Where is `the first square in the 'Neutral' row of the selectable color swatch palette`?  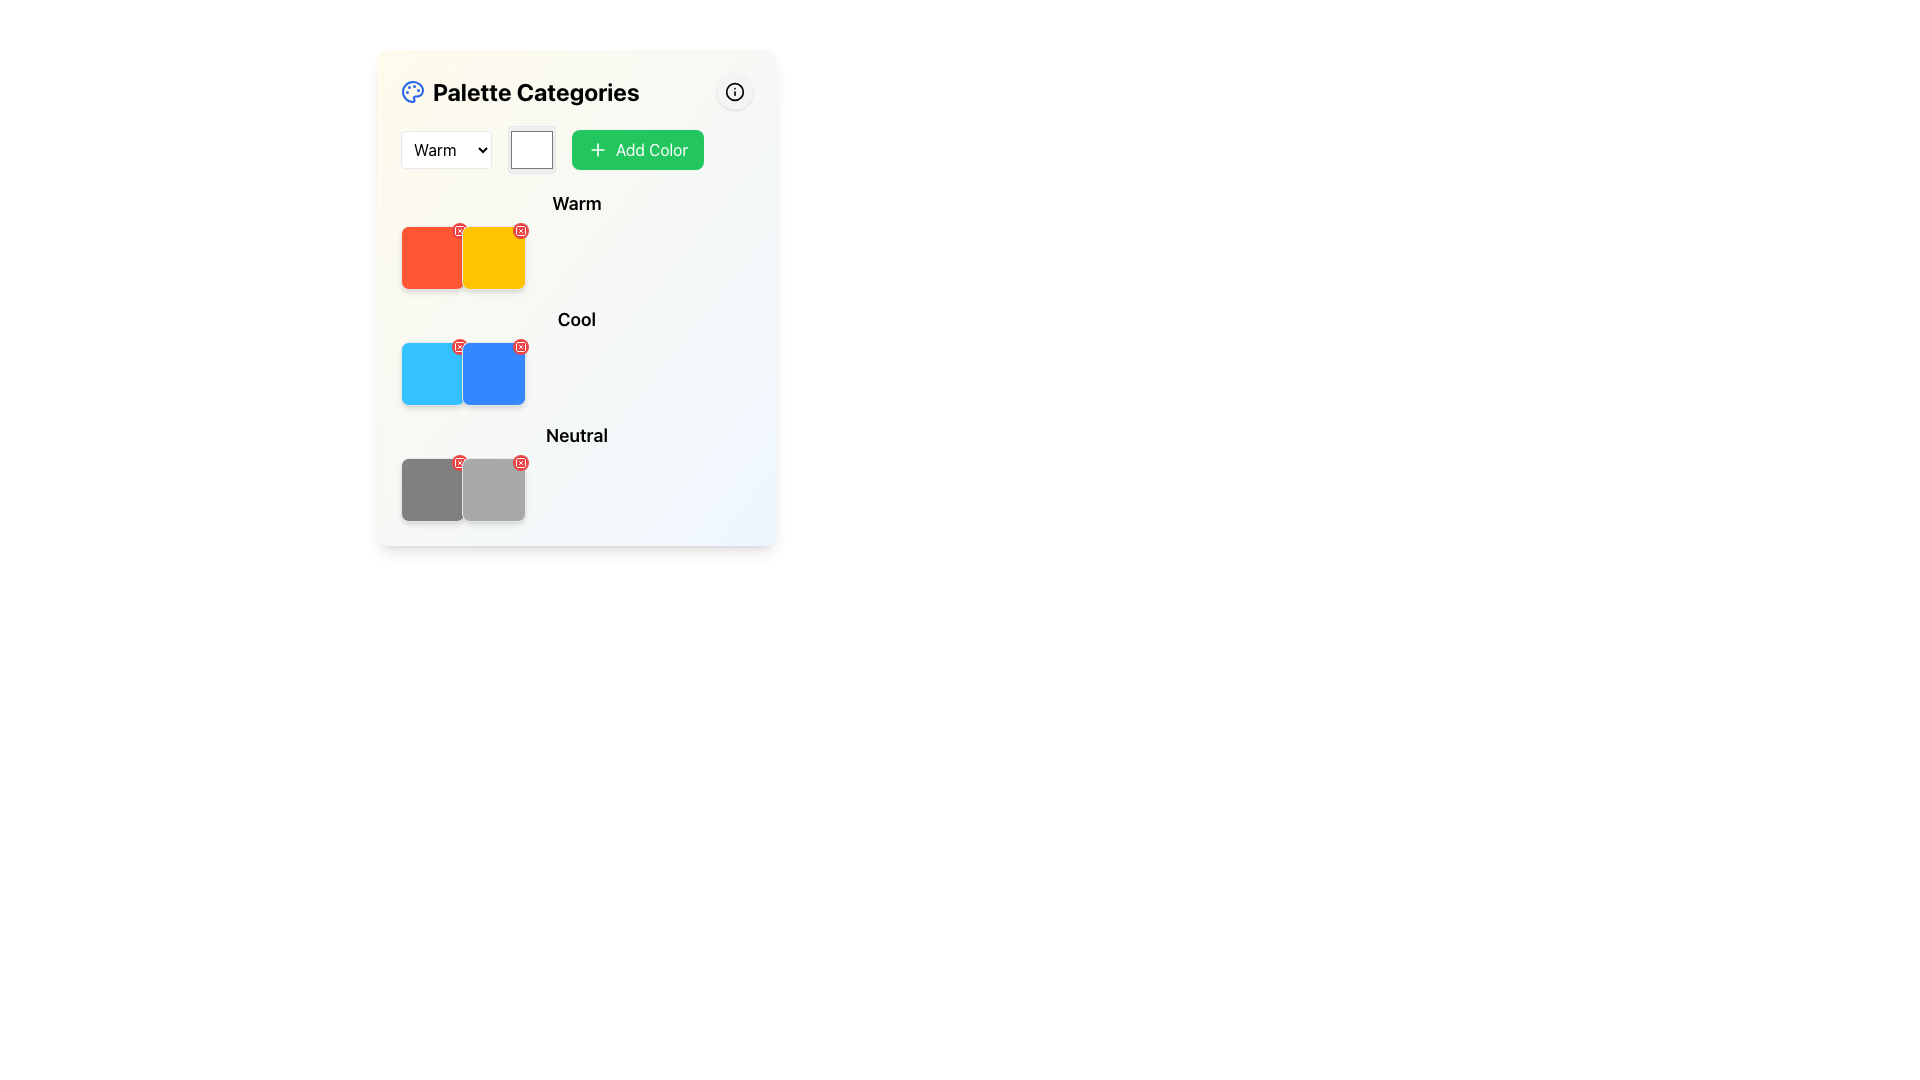
the first square in the 'Neutral' row of the selectable color swatch palette is located at coordinates (431, 489).